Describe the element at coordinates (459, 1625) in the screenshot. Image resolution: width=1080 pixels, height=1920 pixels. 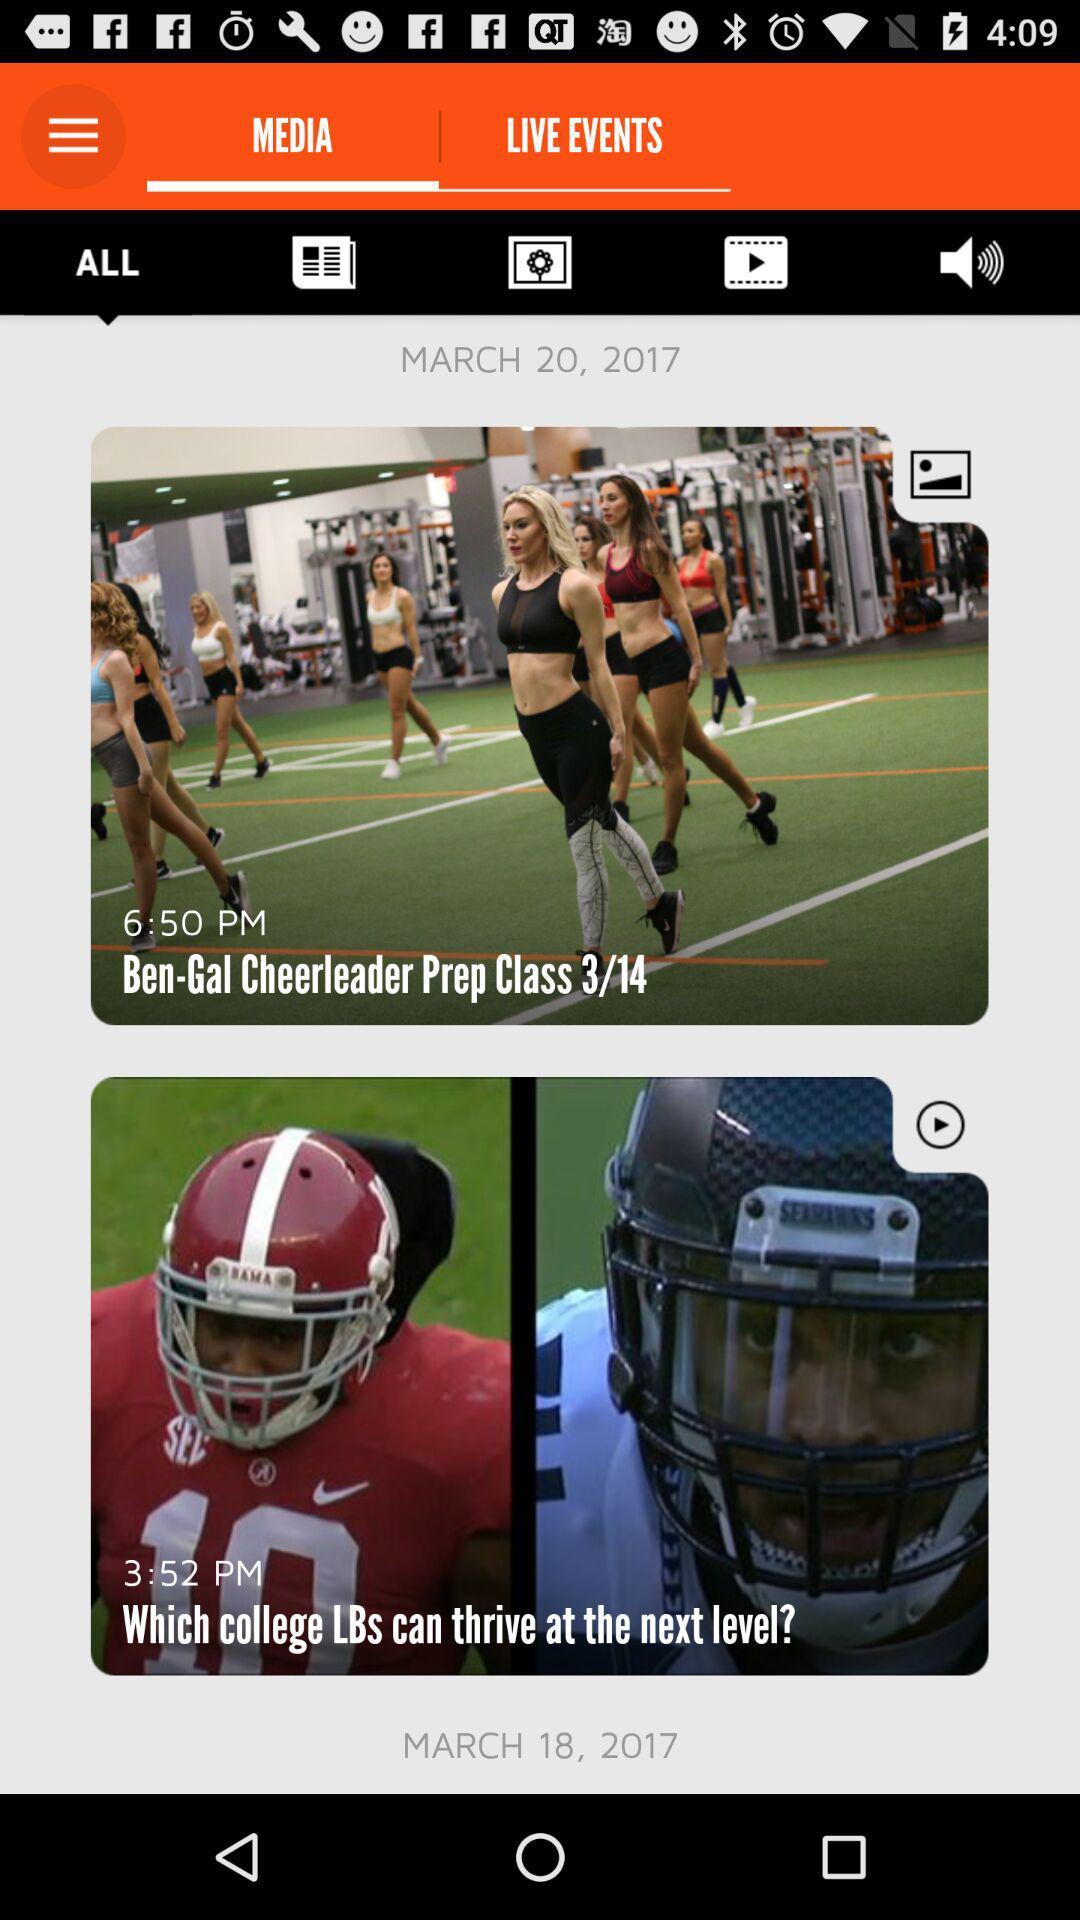
I see `icon below 3:52 pm item` at that location.